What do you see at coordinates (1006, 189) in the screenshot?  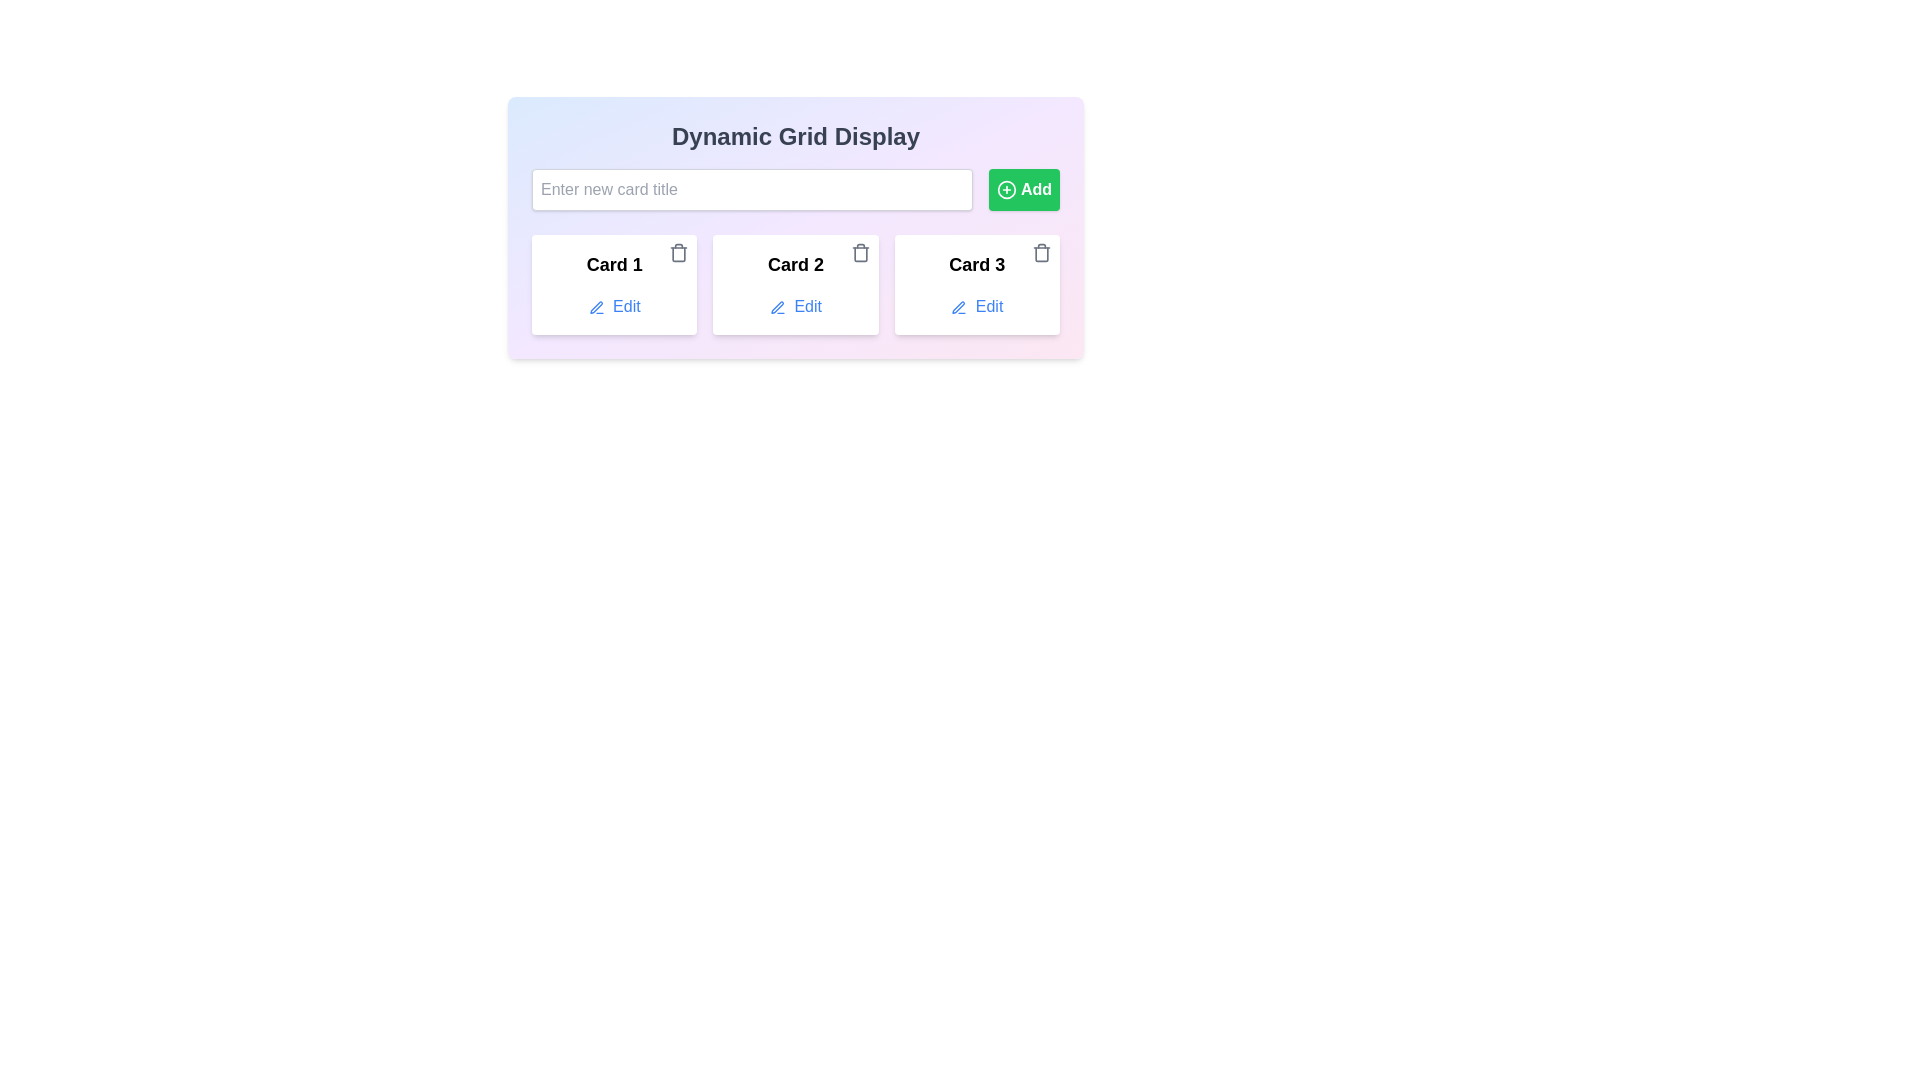 I see `the circular icon with a plus sign in its center, which is` at bounding box center [1006, 189].